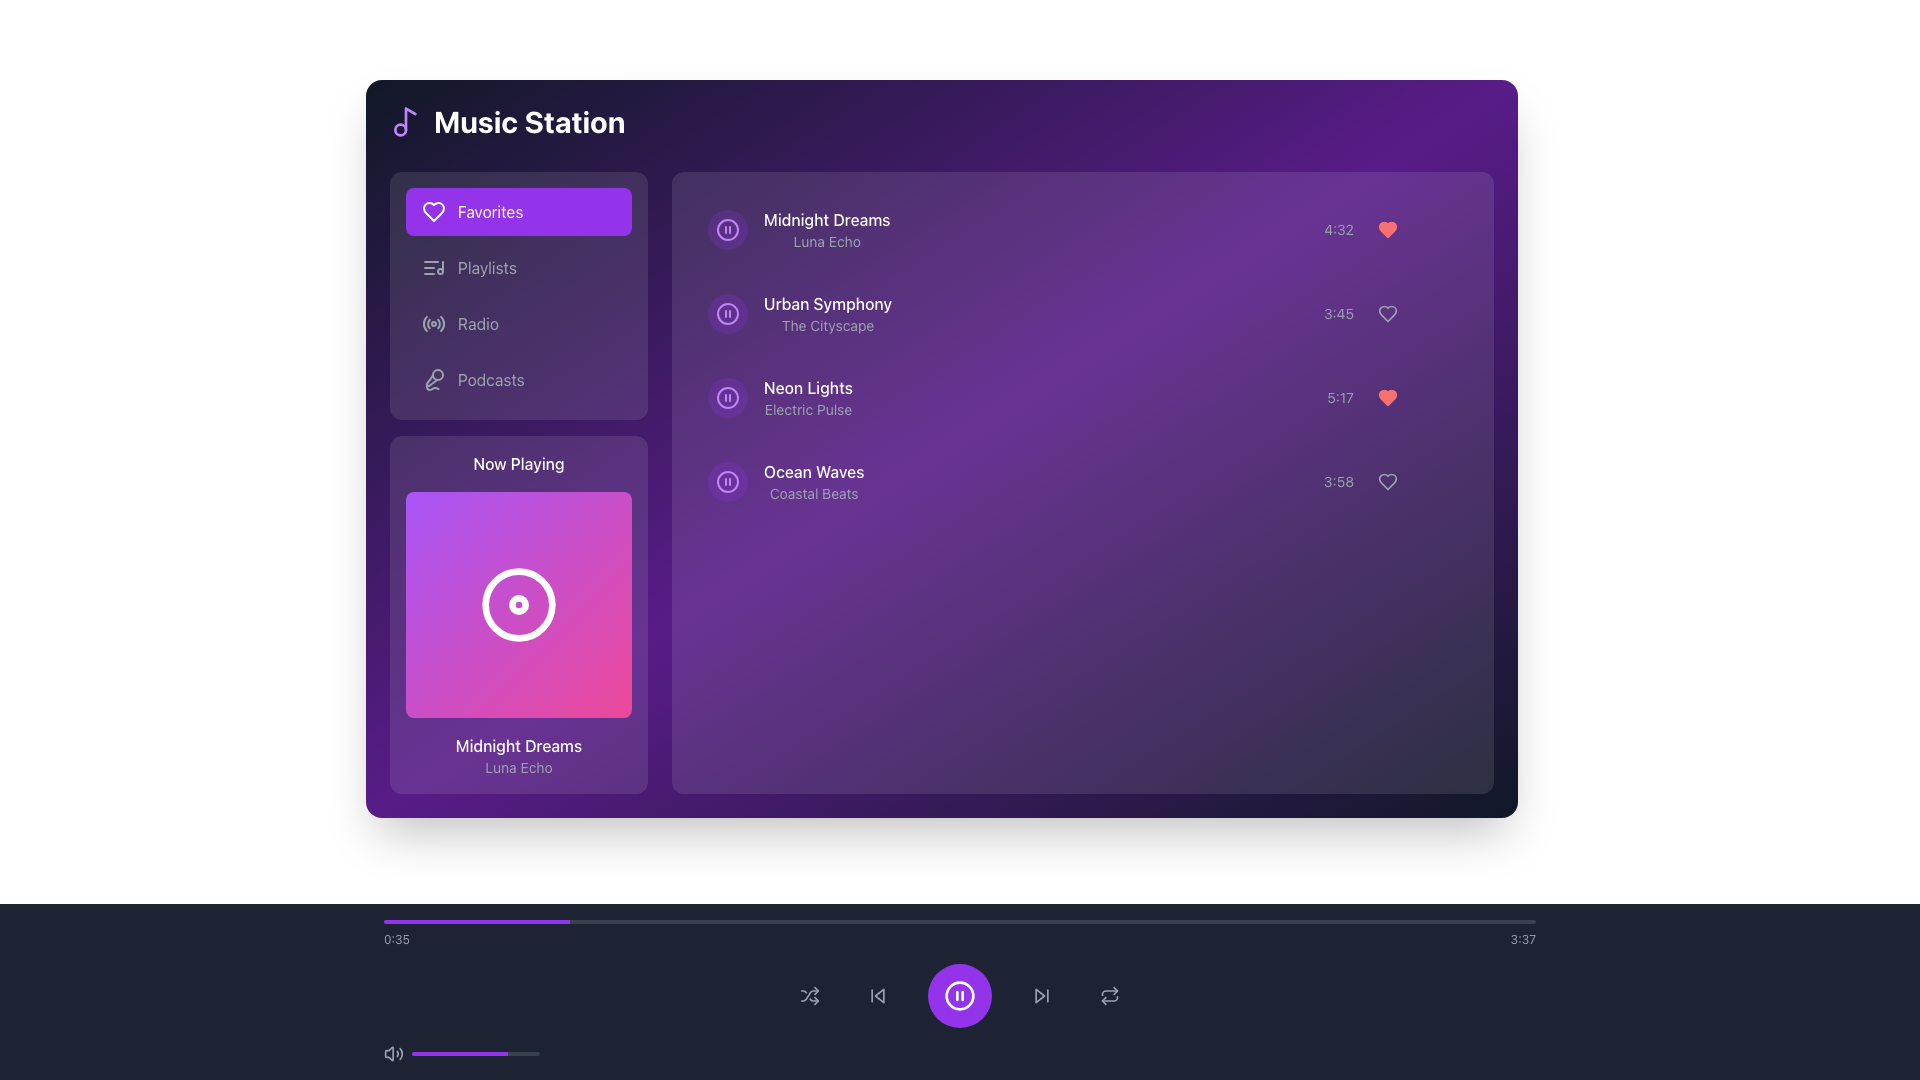 The image size is (1920, 1080). Describe the element at coordinates (1386, 313) in the screenshot. I see `the second heart icon button in the playlist section, located to the right of the time '3:45', for visual feedback` at that location.